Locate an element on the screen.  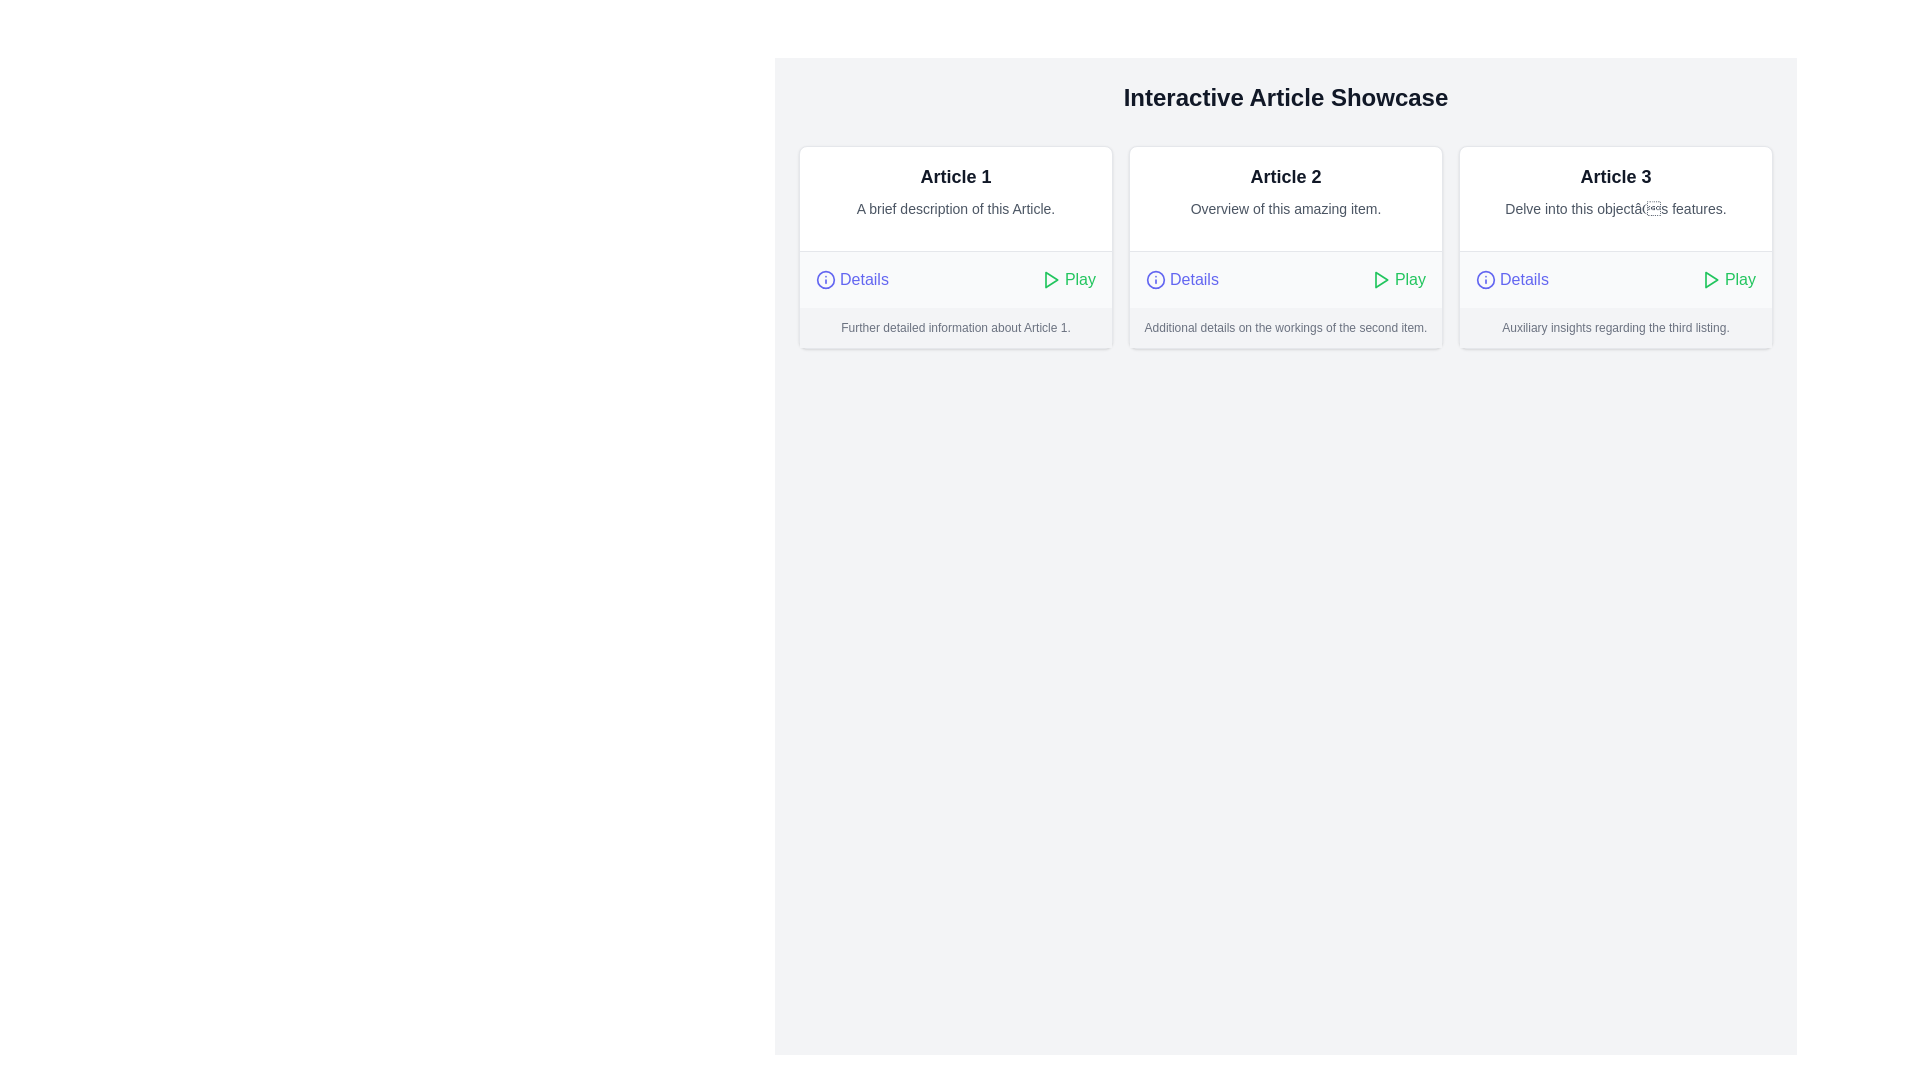
the supplementary descriptive Text element located at the bottom of the 'Article 2' card, which is positioned beneath the 'Details' and 'Play' elements is located at coordinates (1286, 326).